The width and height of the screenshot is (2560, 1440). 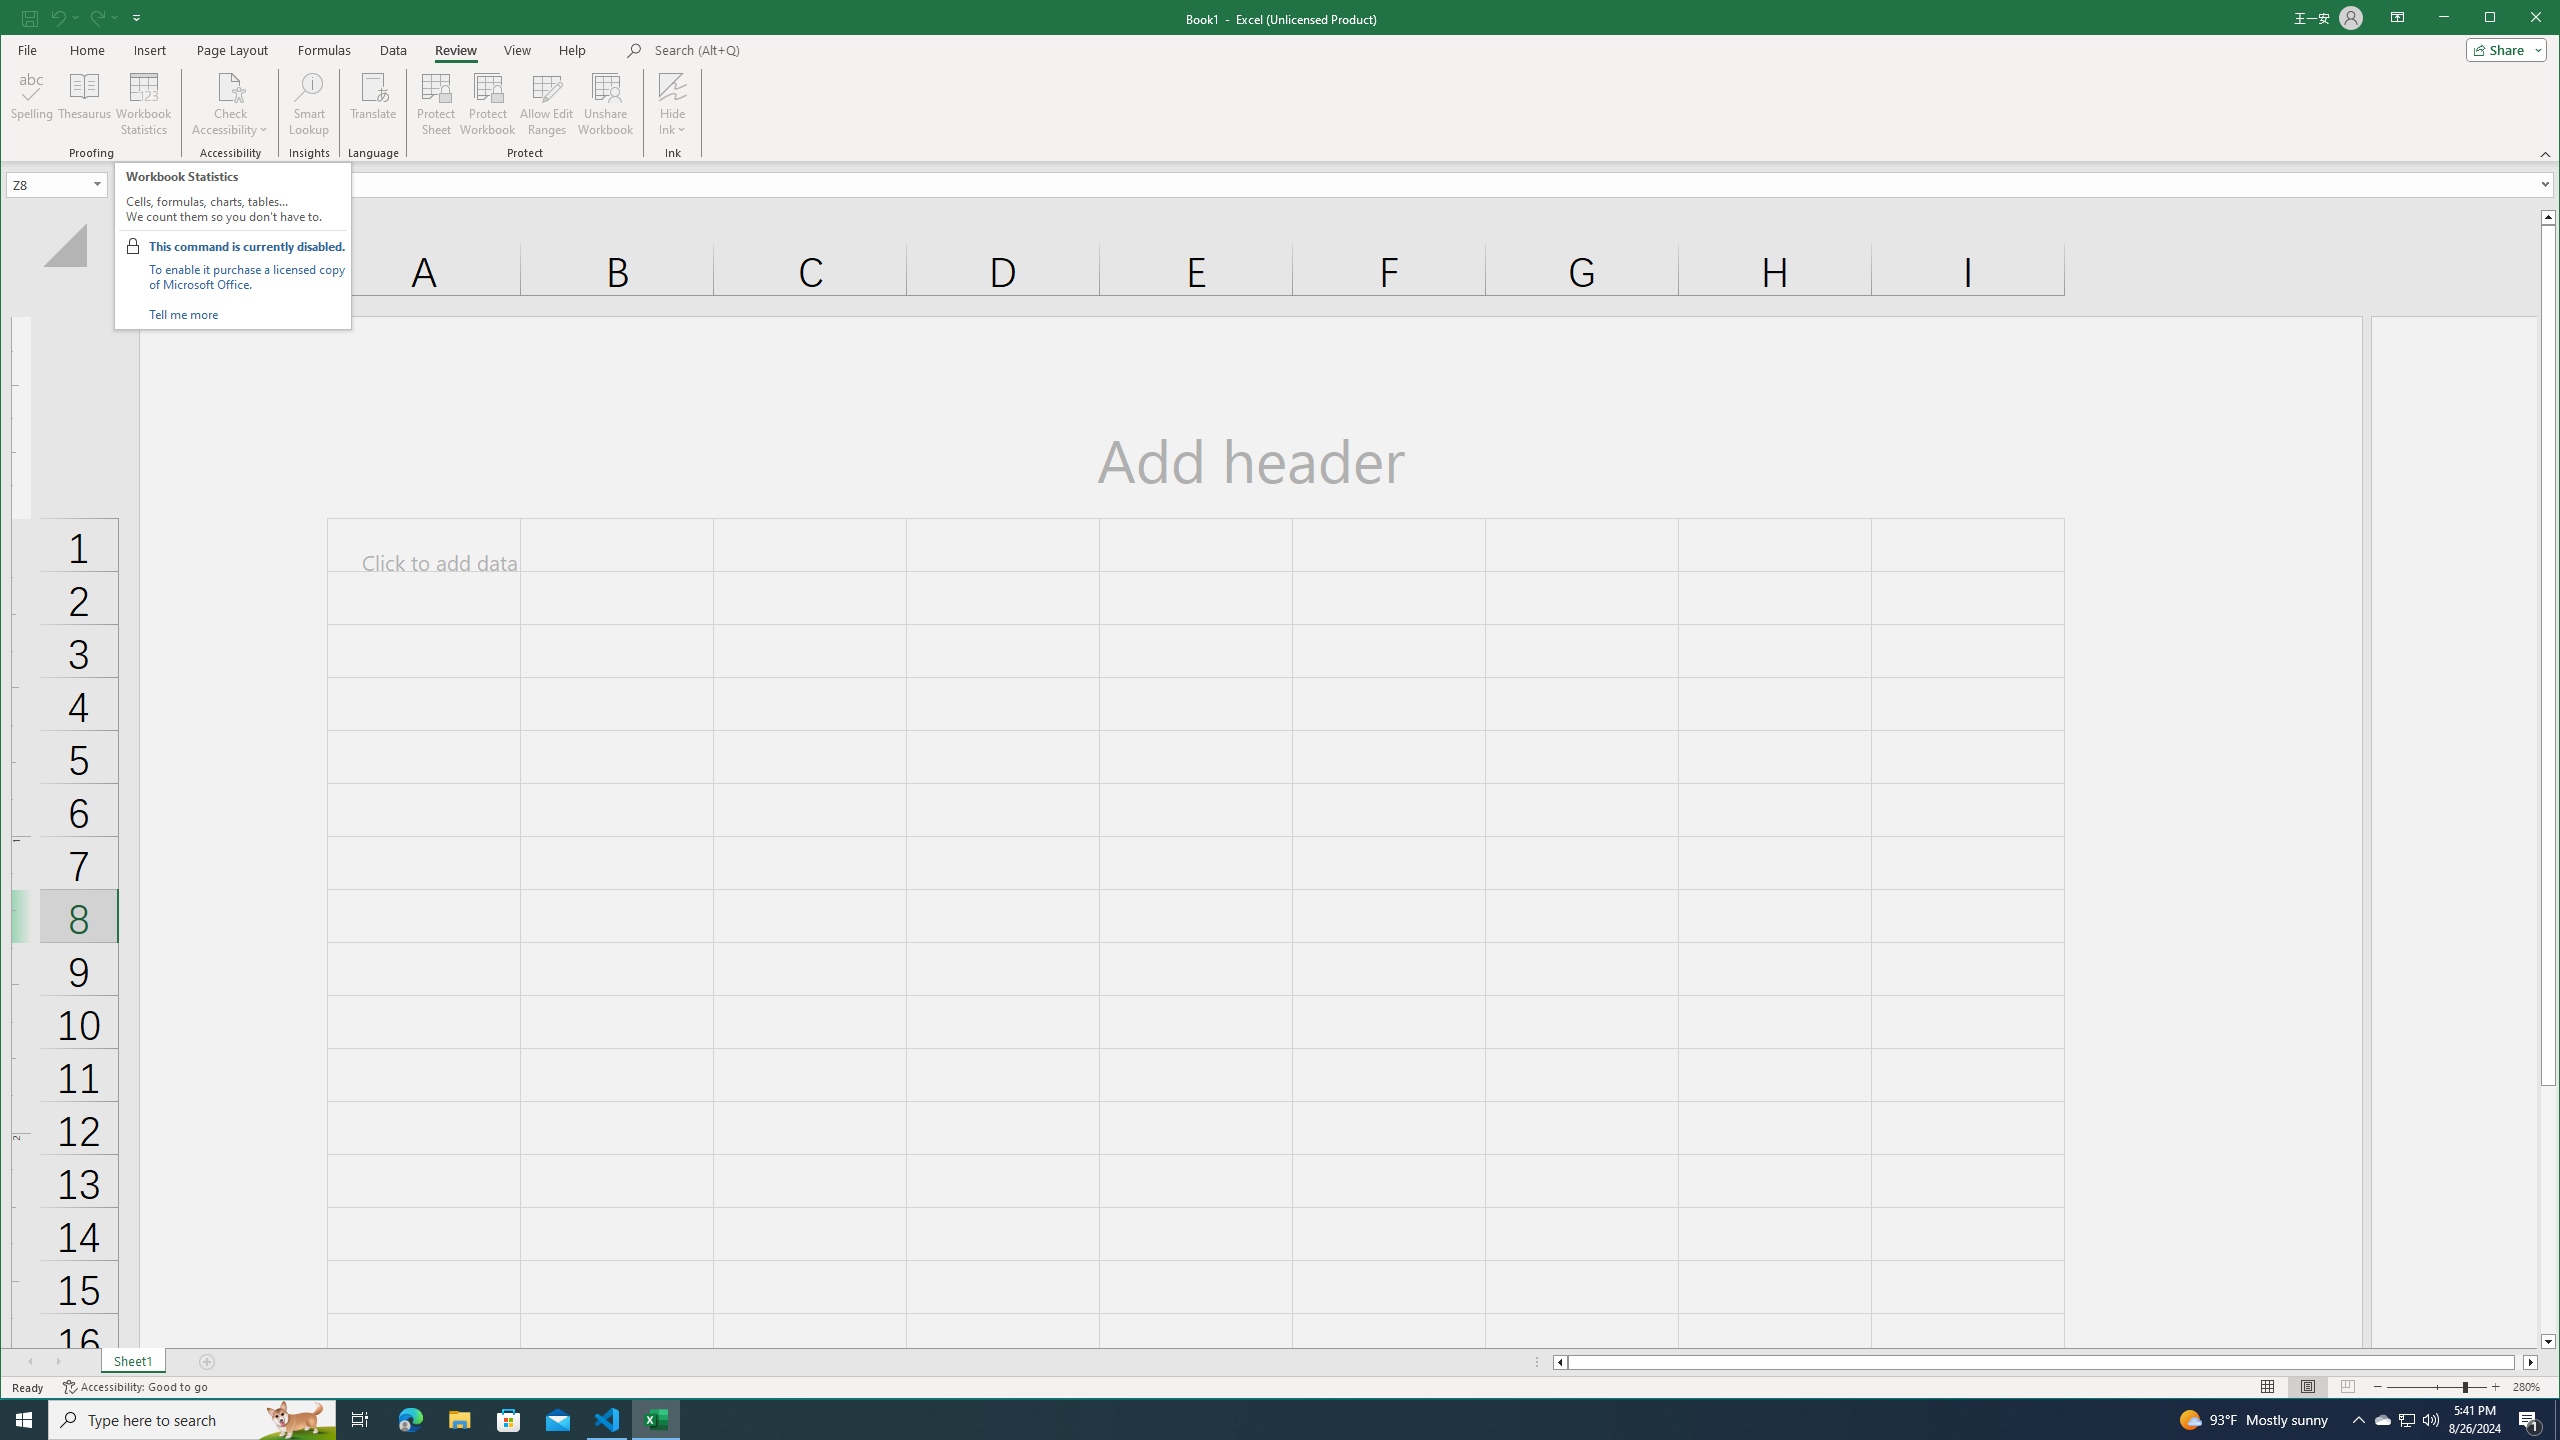 What do you see at coordinates (191, 1418) in the screenshot?
I see `'Type here to search'` at bounding box center [191, 1418].